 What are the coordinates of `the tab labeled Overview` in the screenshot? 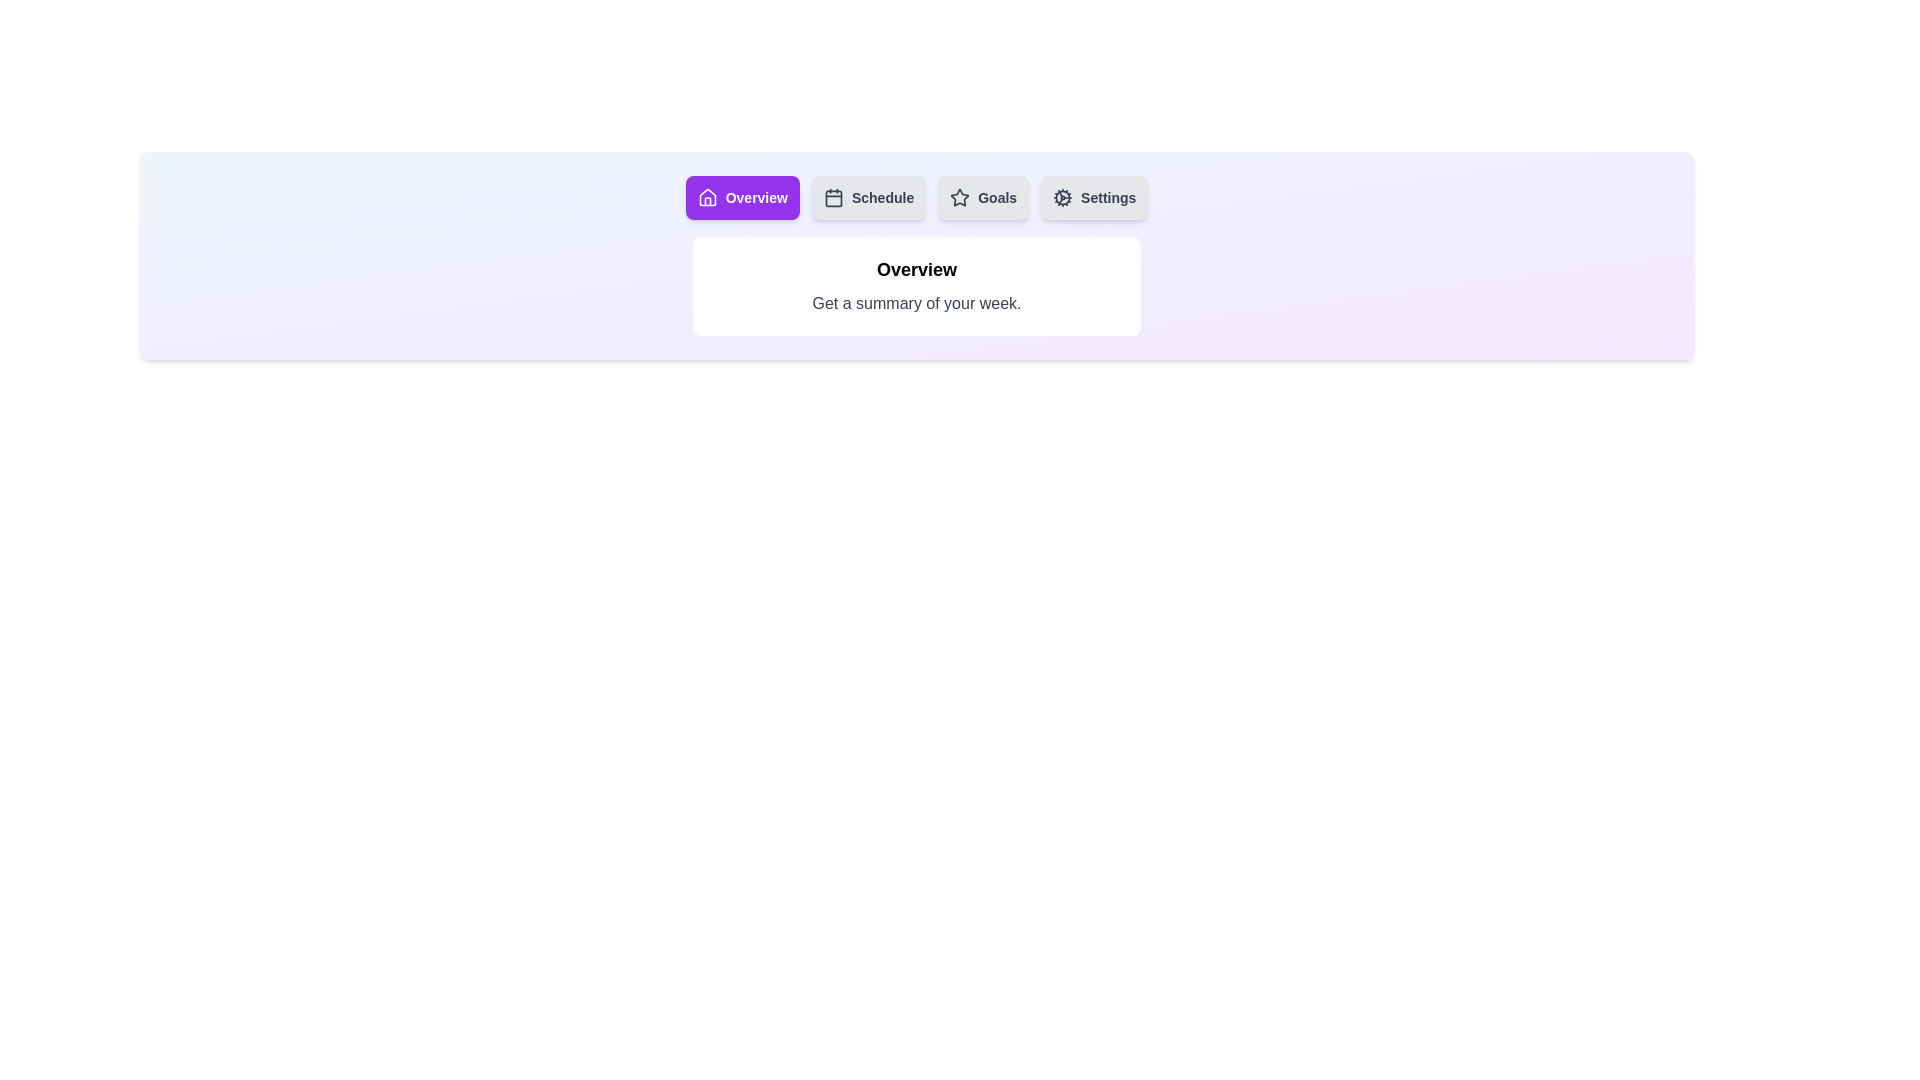 It's located at (741, 197).